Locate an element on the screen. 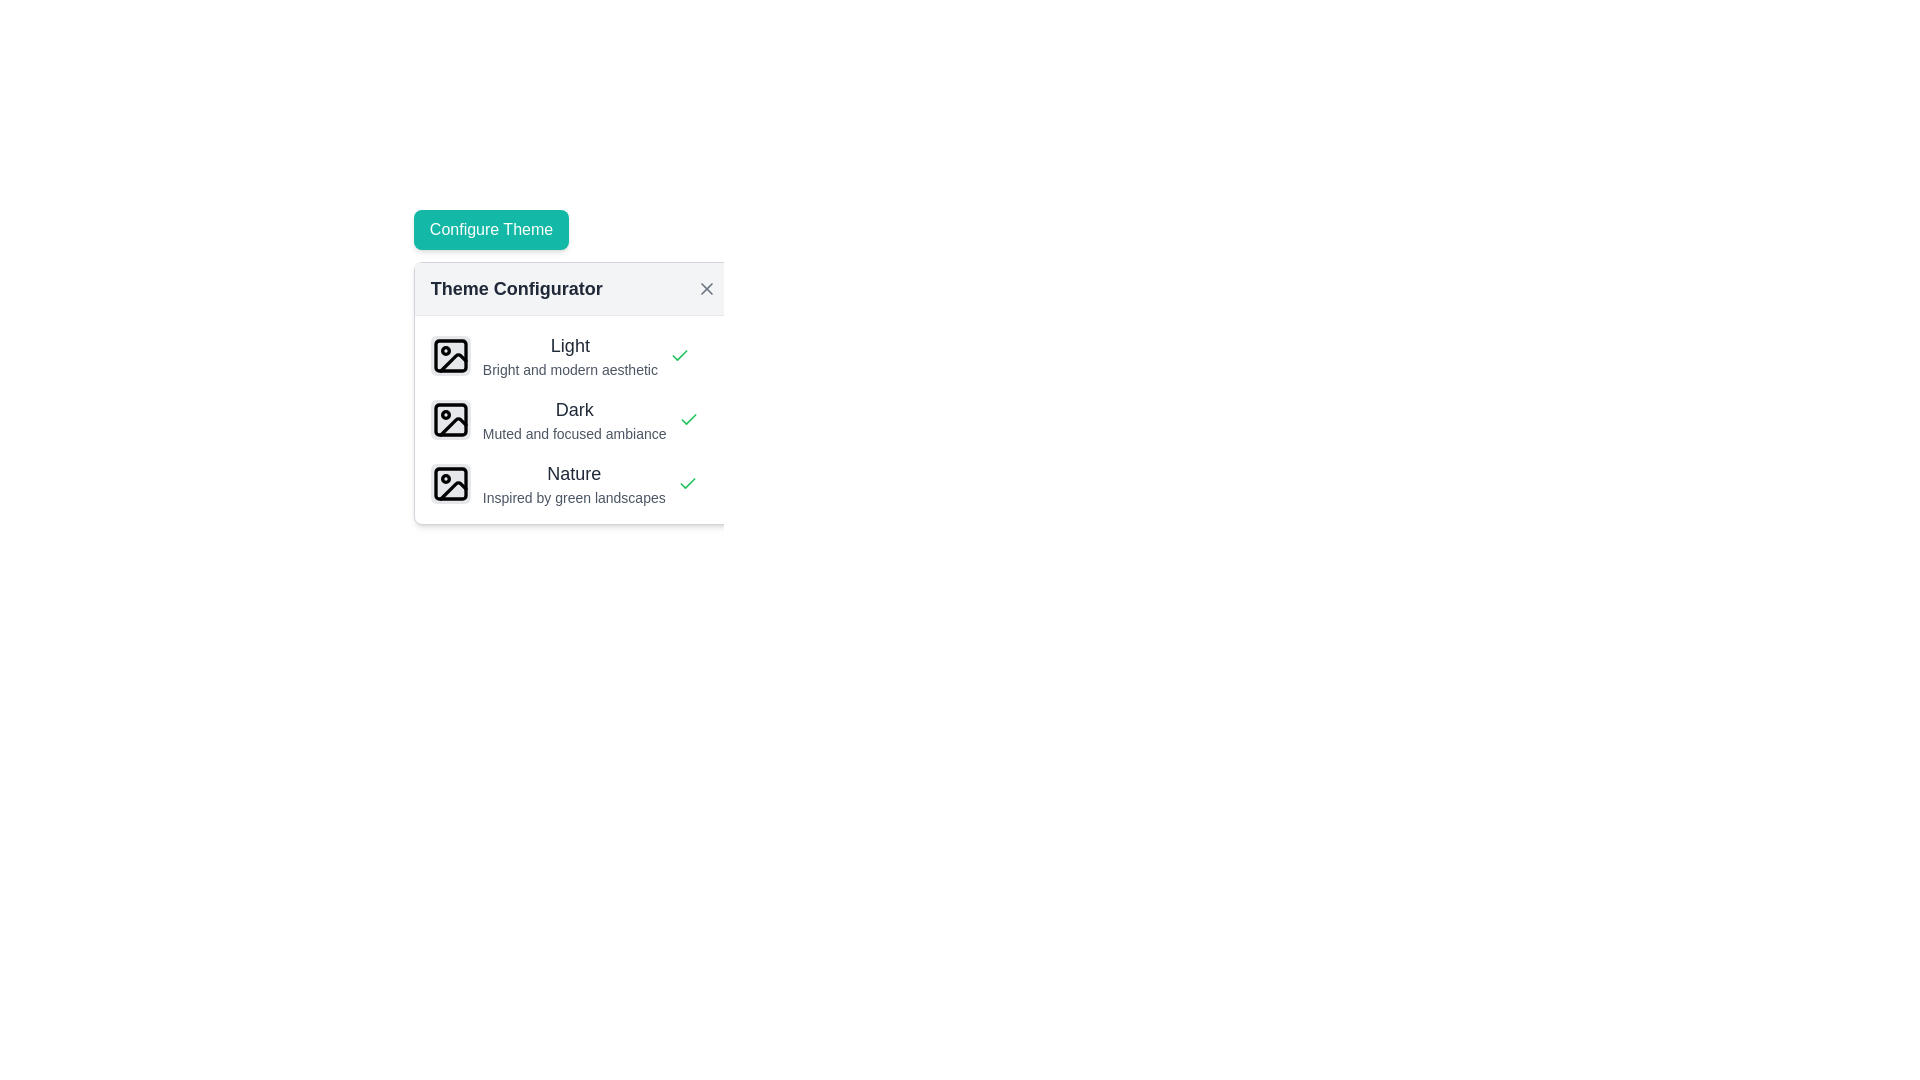 This screenshot has width=1920, height=1080. the checkmark icon indicating that the 'Dark' theme option is selected in the 'Theme Configurator' settings panel is located at coordinates (687, 483).